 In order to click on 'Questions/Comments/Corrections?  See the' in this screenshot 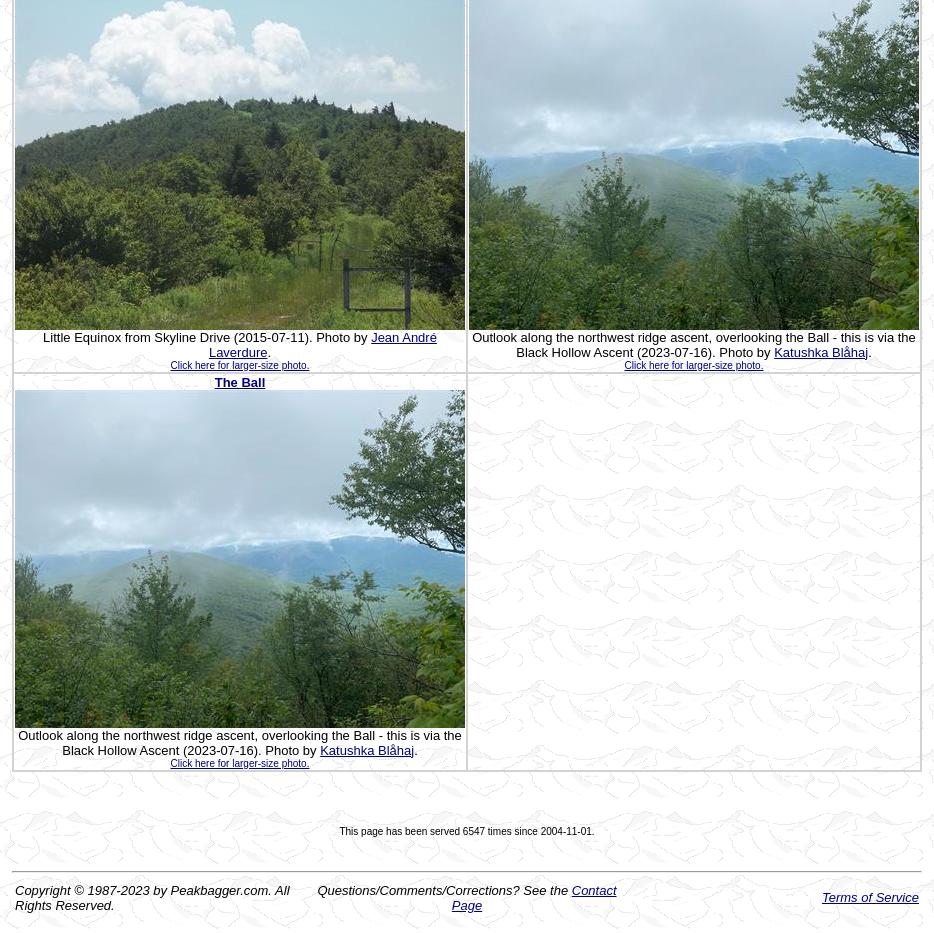, I will do `click(444, 889)`.